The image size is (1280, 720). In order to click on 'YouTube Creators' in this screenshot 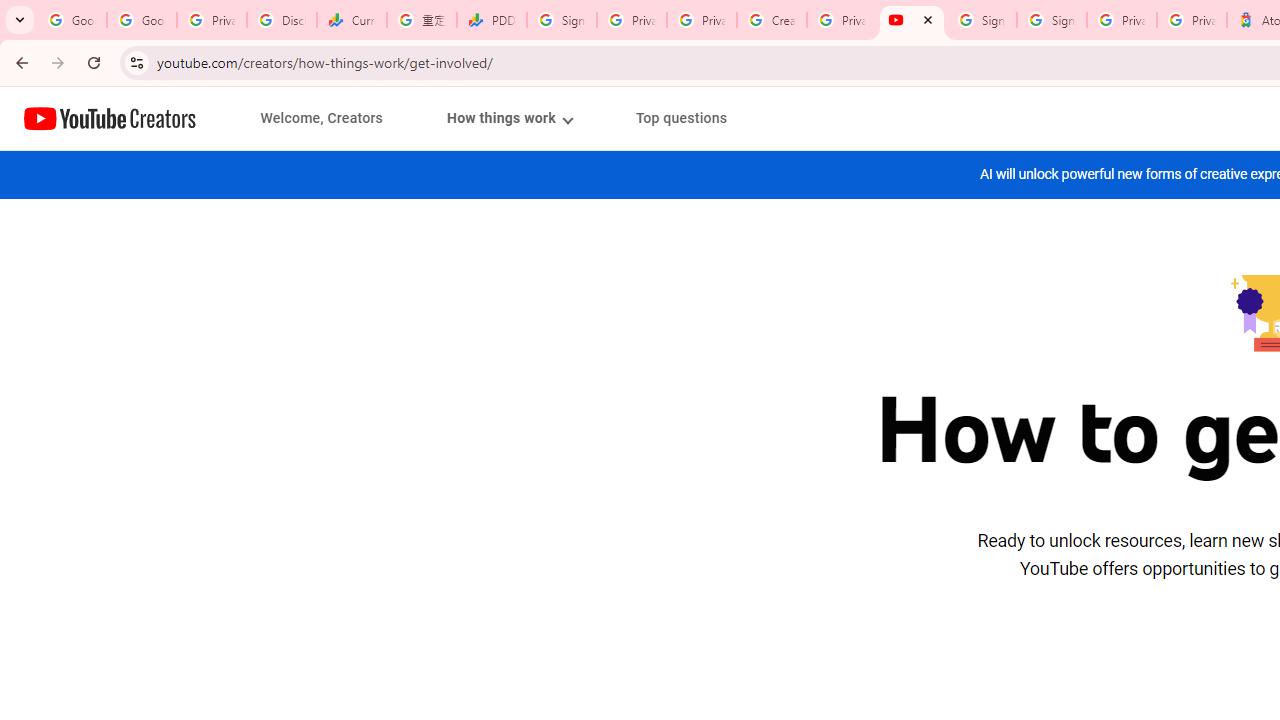, I will do `click(109, 118)`.